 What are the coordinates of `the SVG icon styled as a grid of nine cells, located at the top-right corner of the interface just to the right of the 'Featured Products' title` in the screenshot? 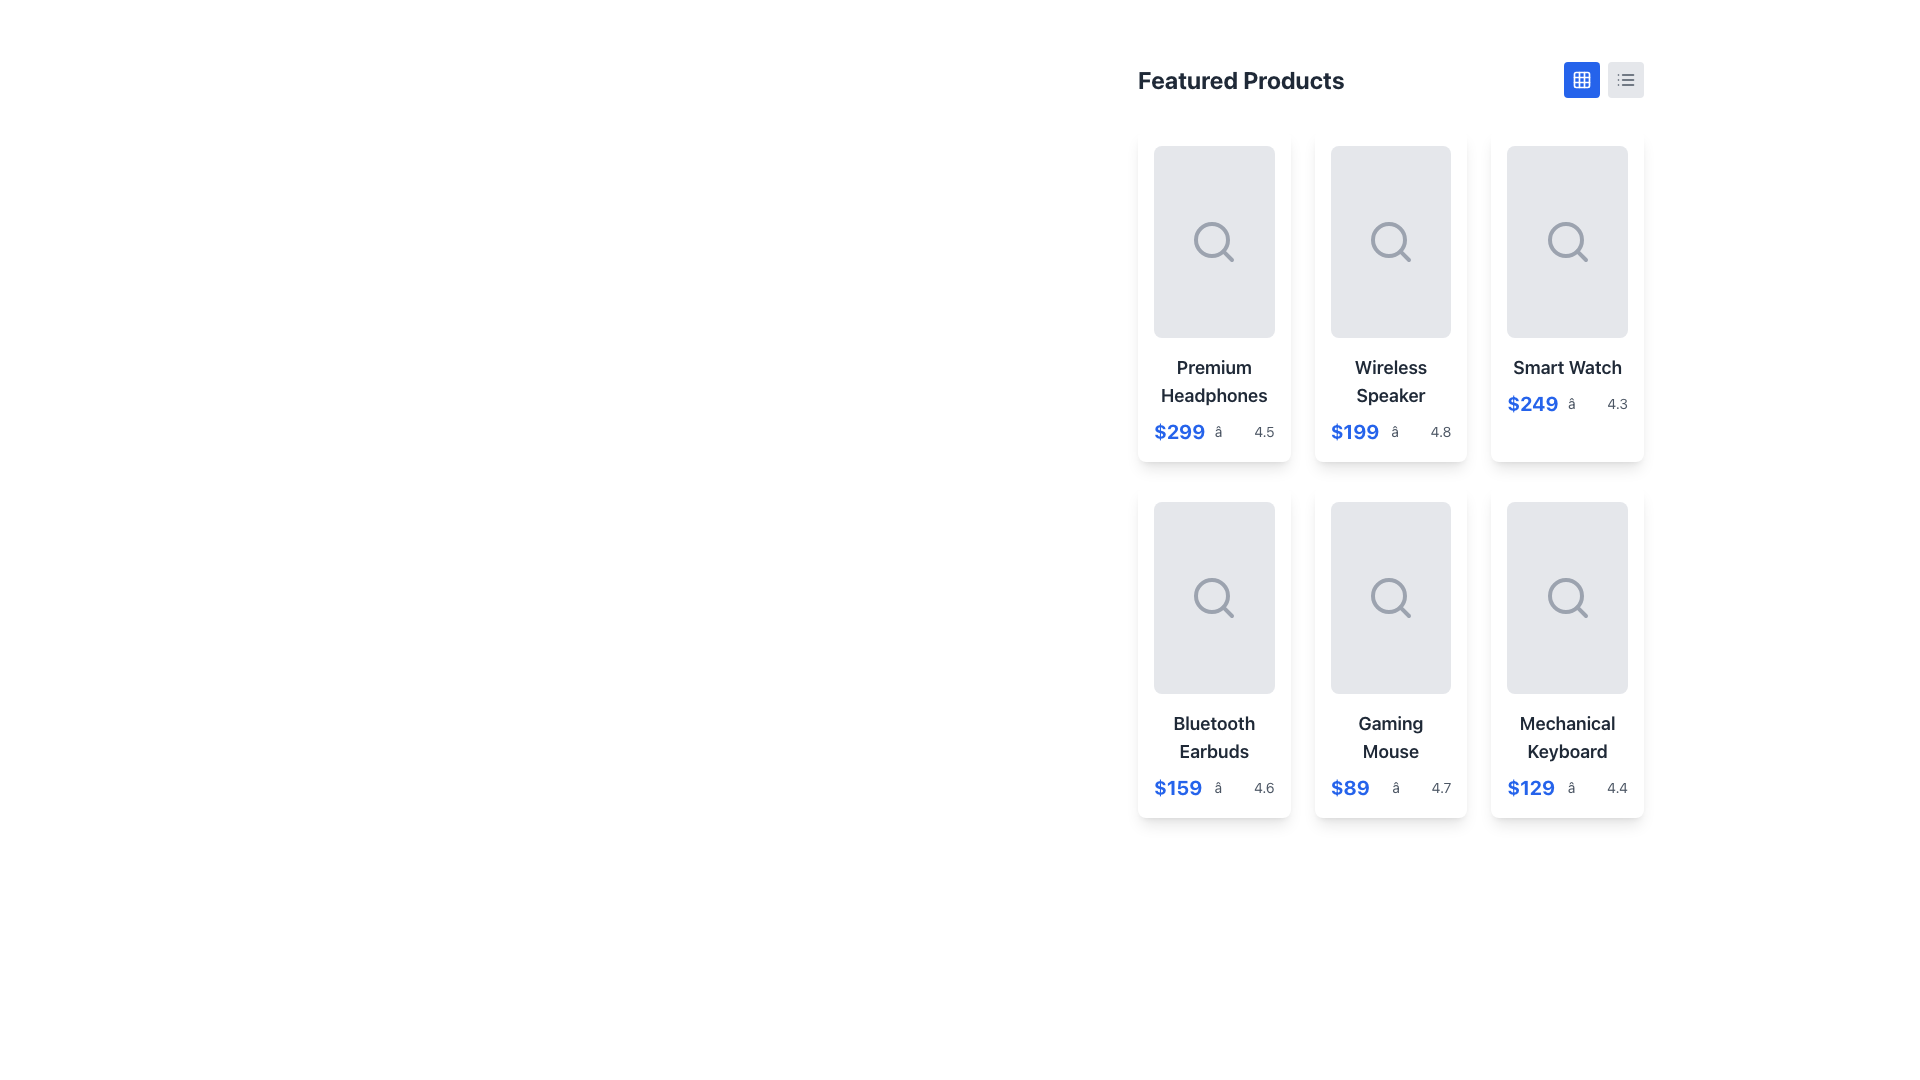 It's located at (1581, 79).